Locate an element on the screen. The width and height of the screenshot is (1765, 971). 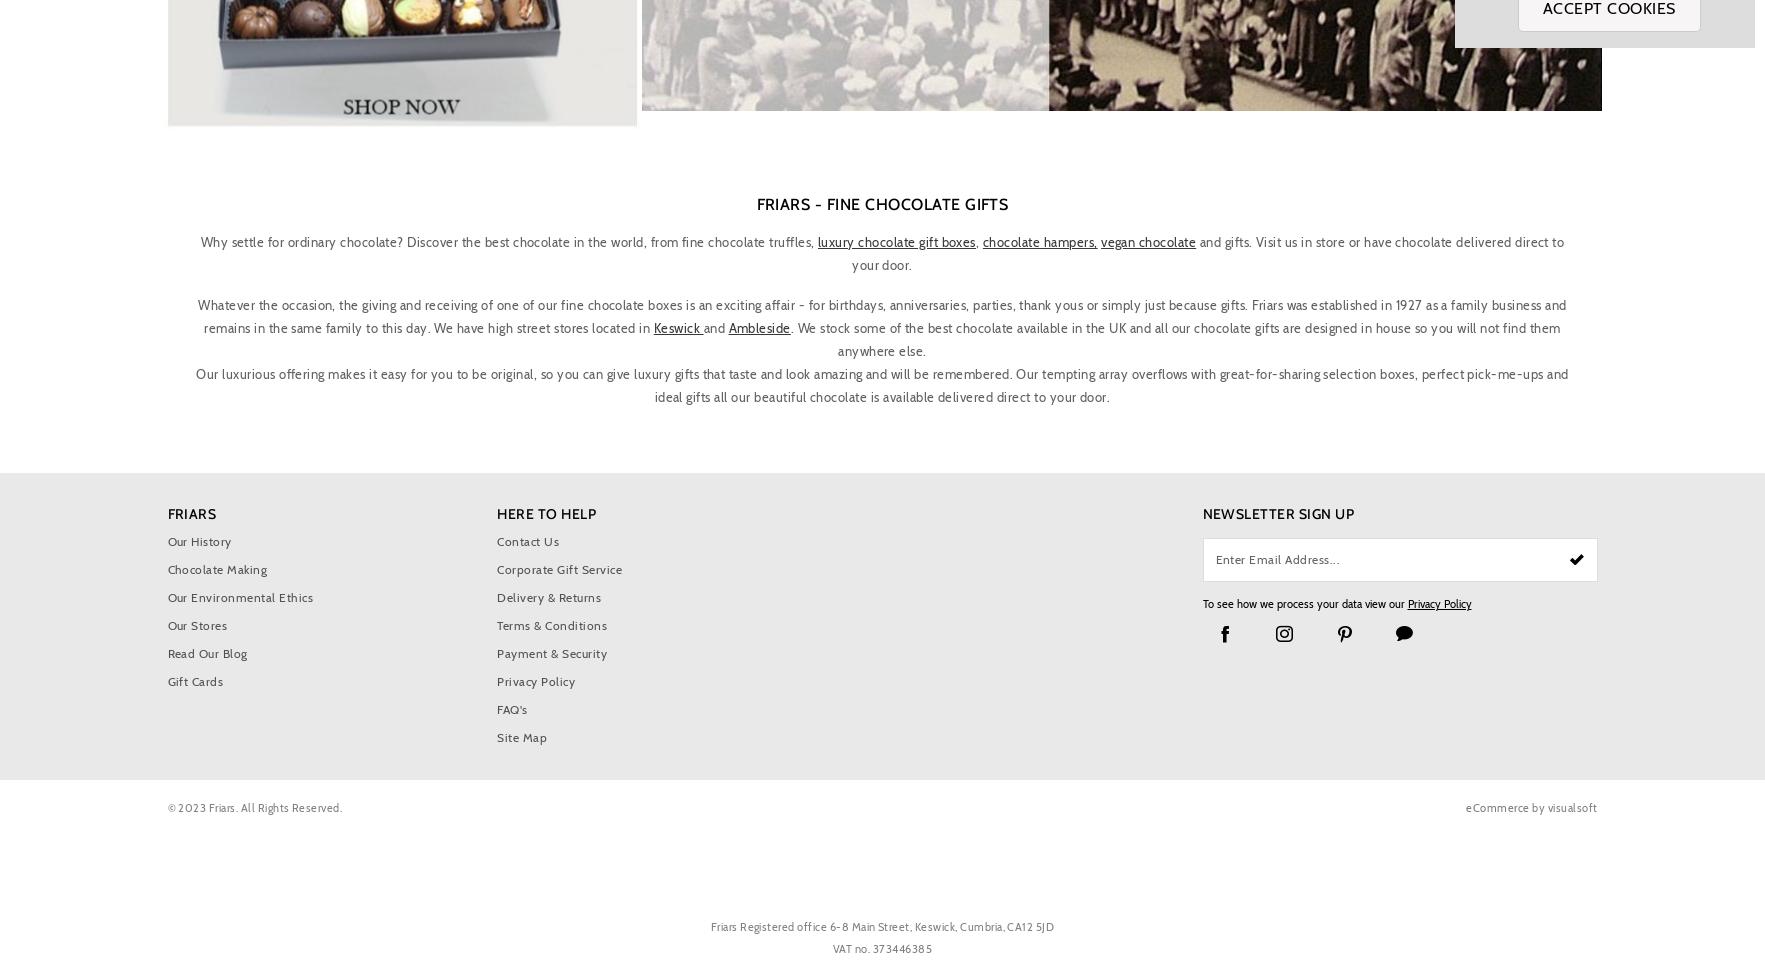
'Read Our Blog' is located at coordinates (206, 653).